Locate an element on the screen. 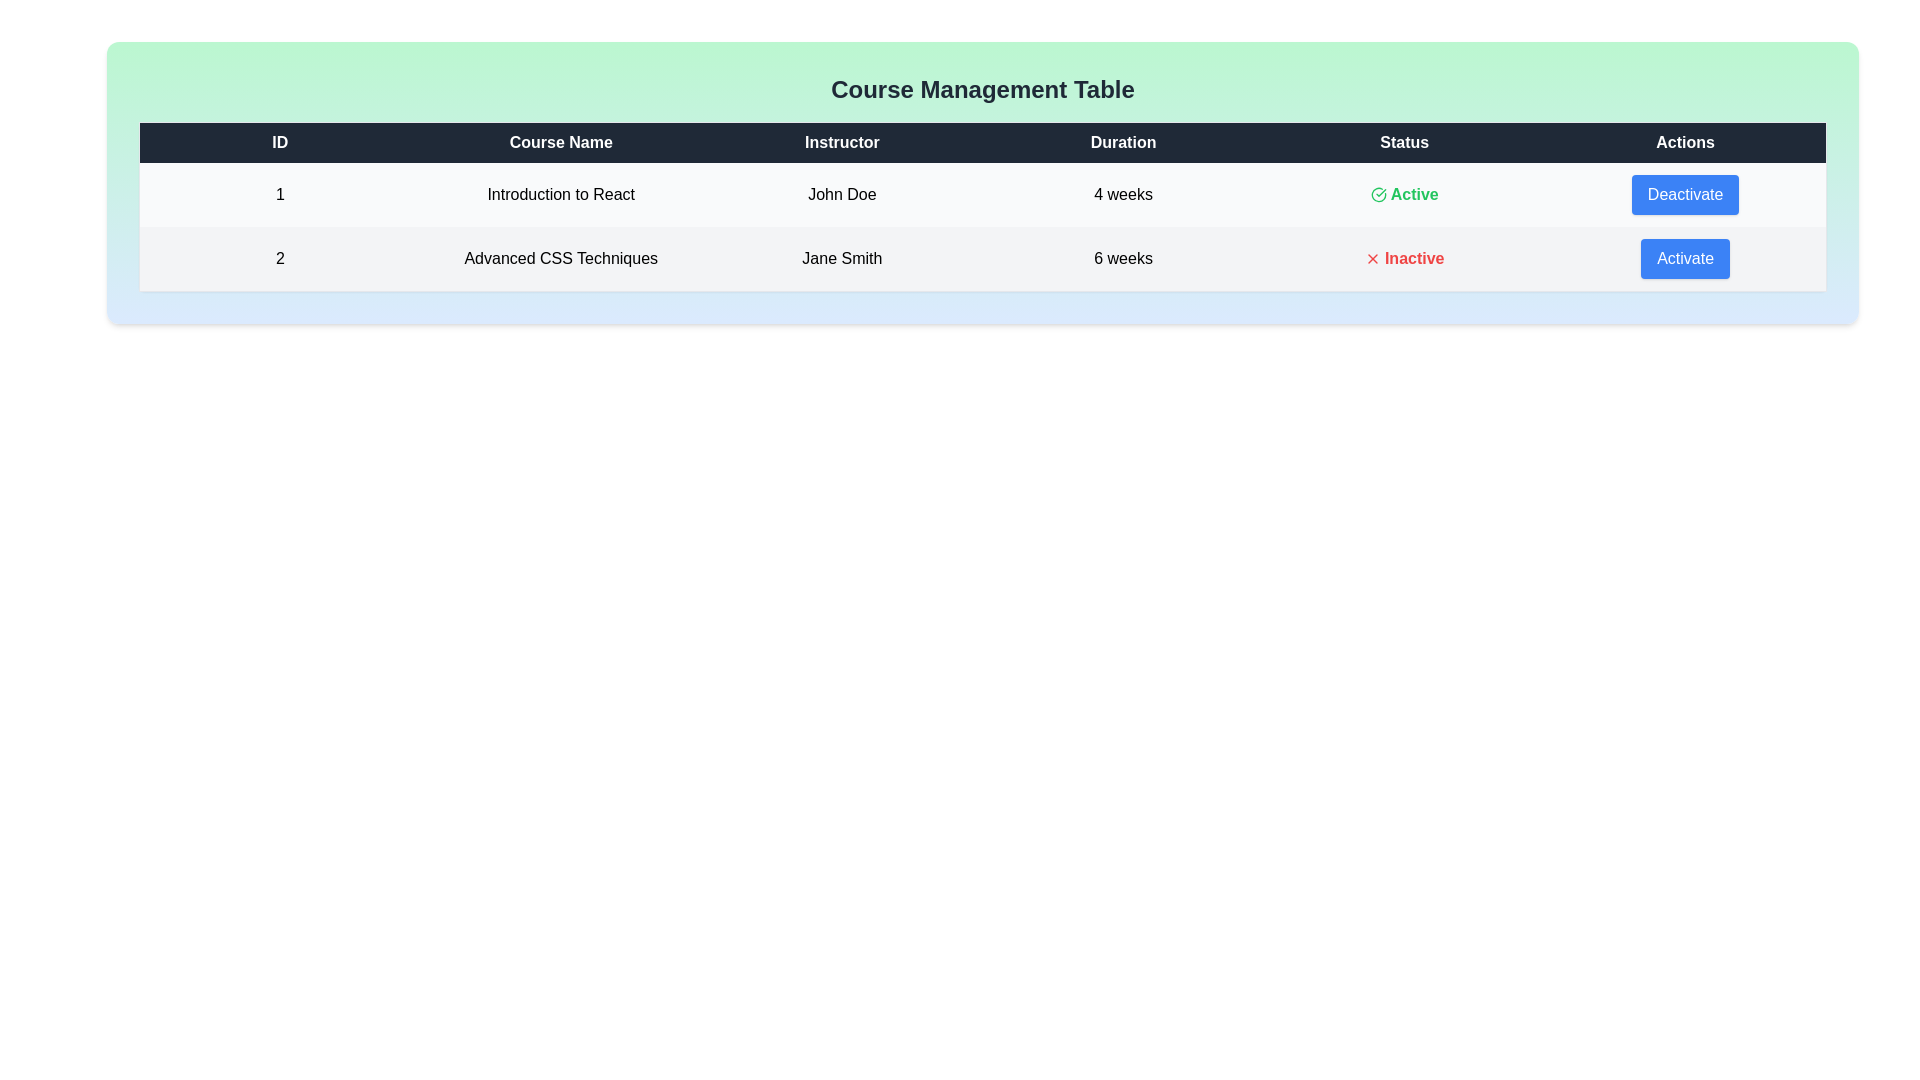 Image resolution: width=1920 pixels, height=1080 pixels. the deactivate button located in the last column of the first row of the table, adjacent to the 'Active' status indicator of the 'Introduction to React' course is located at coordinates (1684, 195).